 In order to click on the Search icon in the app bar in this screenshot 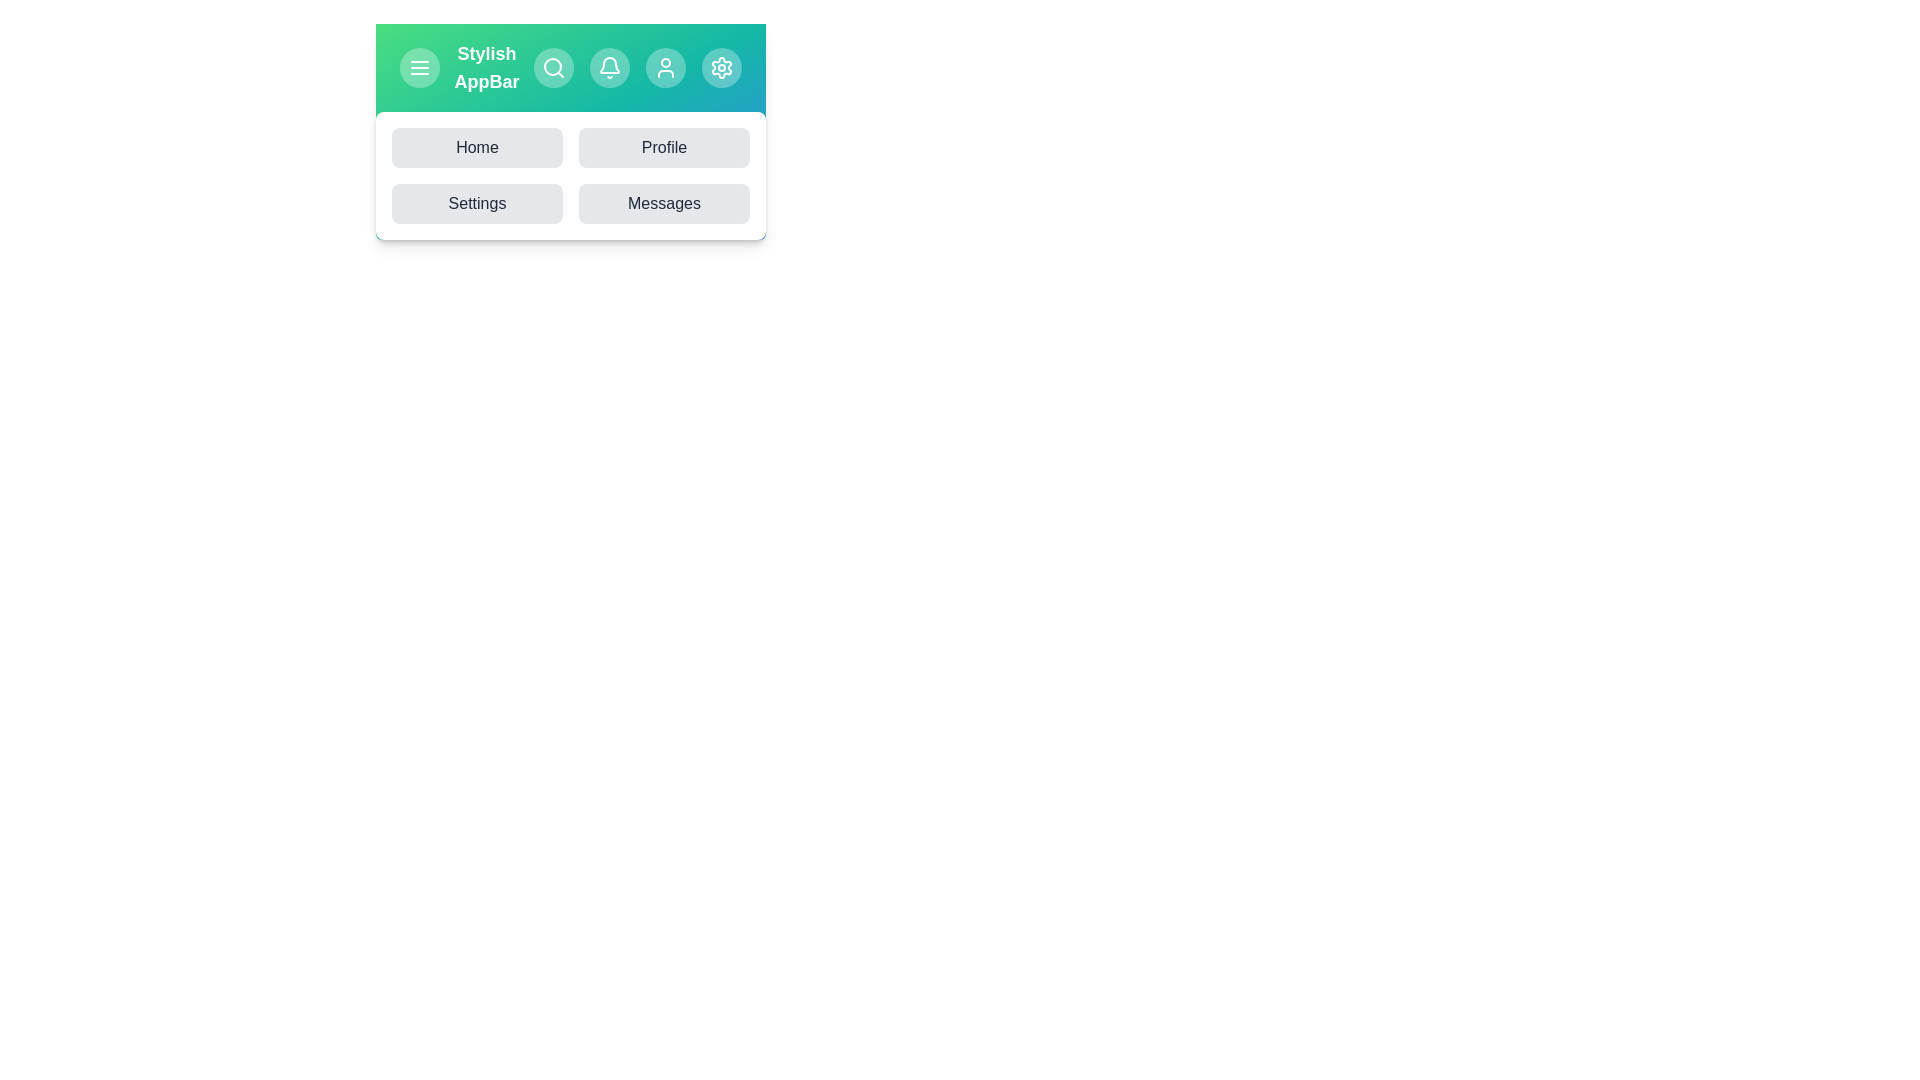, I will do `click(553, 67)`.